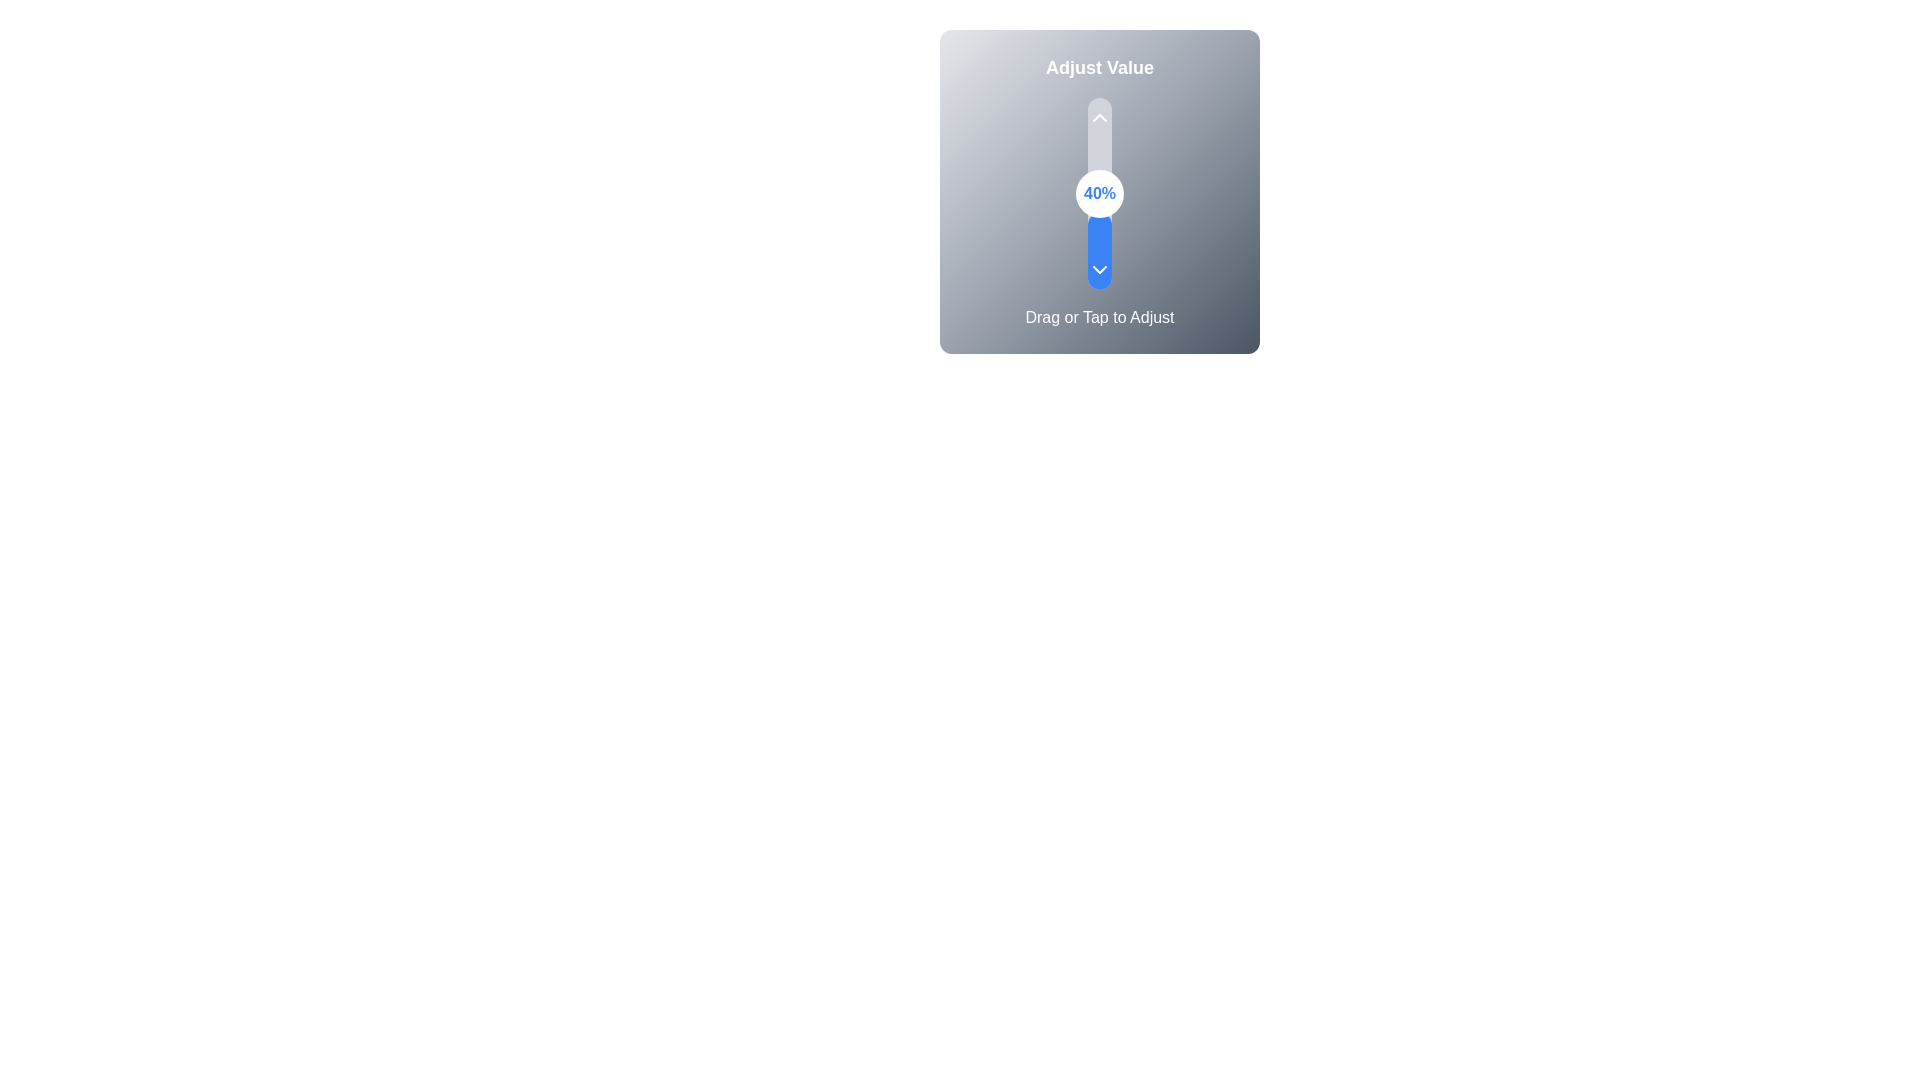  What do you see at coordinates (1098, 119) in the screenshot?
I see `the slider value` at bounding box center [1098, 119].